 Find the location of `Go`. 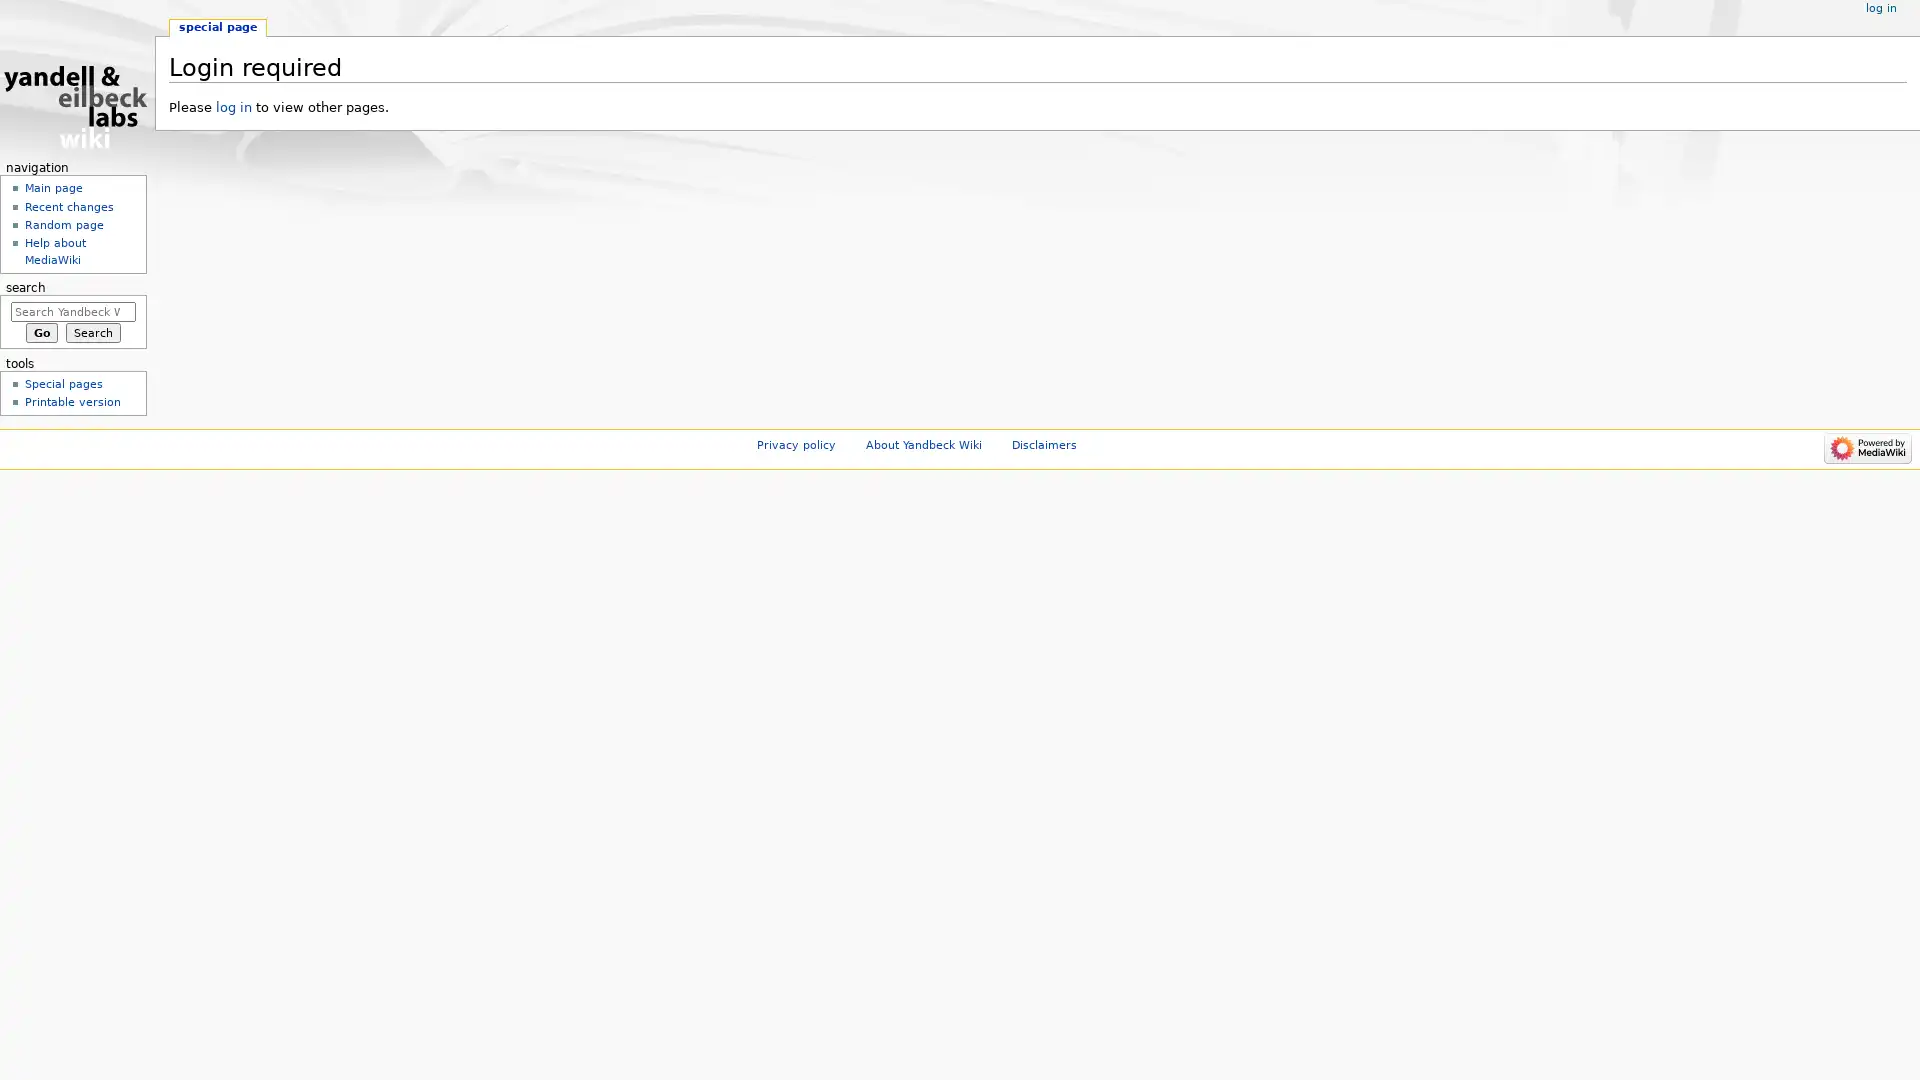

Go is located at coordinates (41, 331).